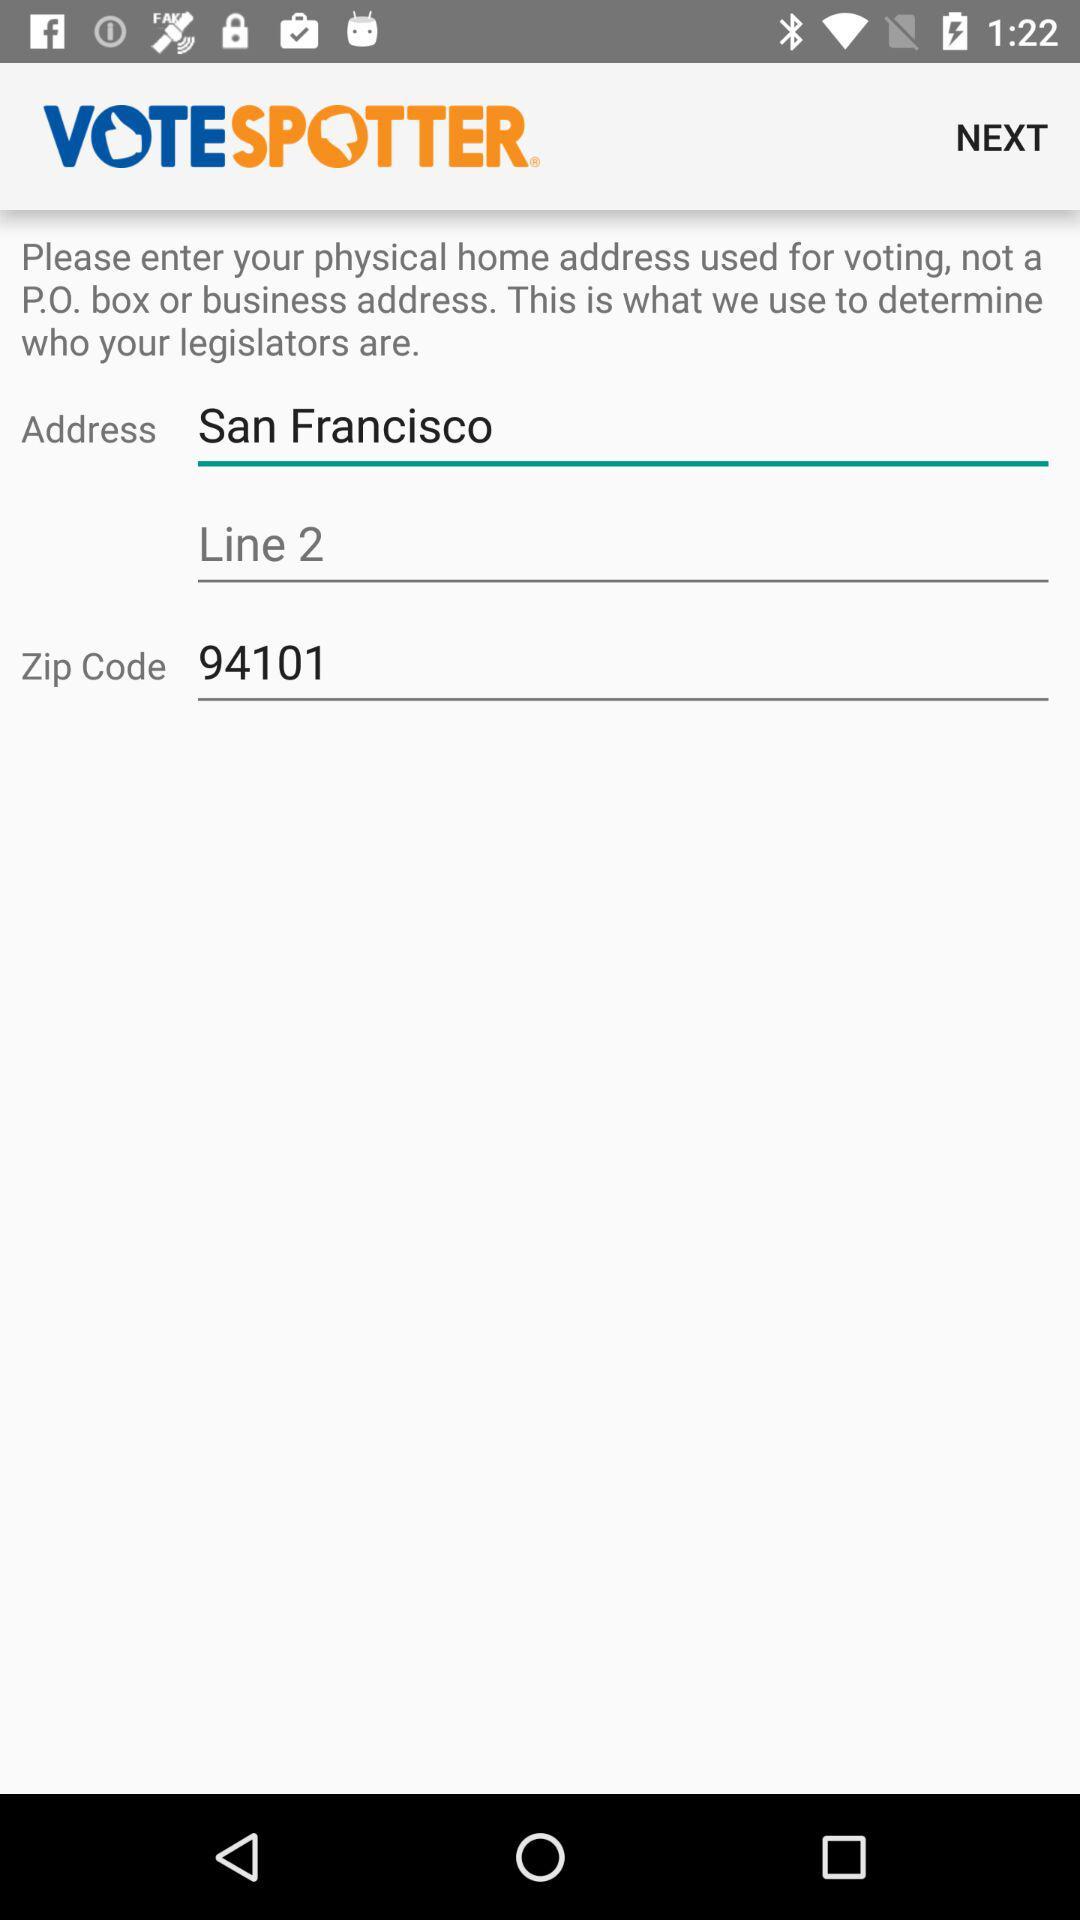 This screenshot has width=1080, height=1920. Describe the element at coordinates (622, 543) in the screenshot. I see `shows line2 code` at that location.